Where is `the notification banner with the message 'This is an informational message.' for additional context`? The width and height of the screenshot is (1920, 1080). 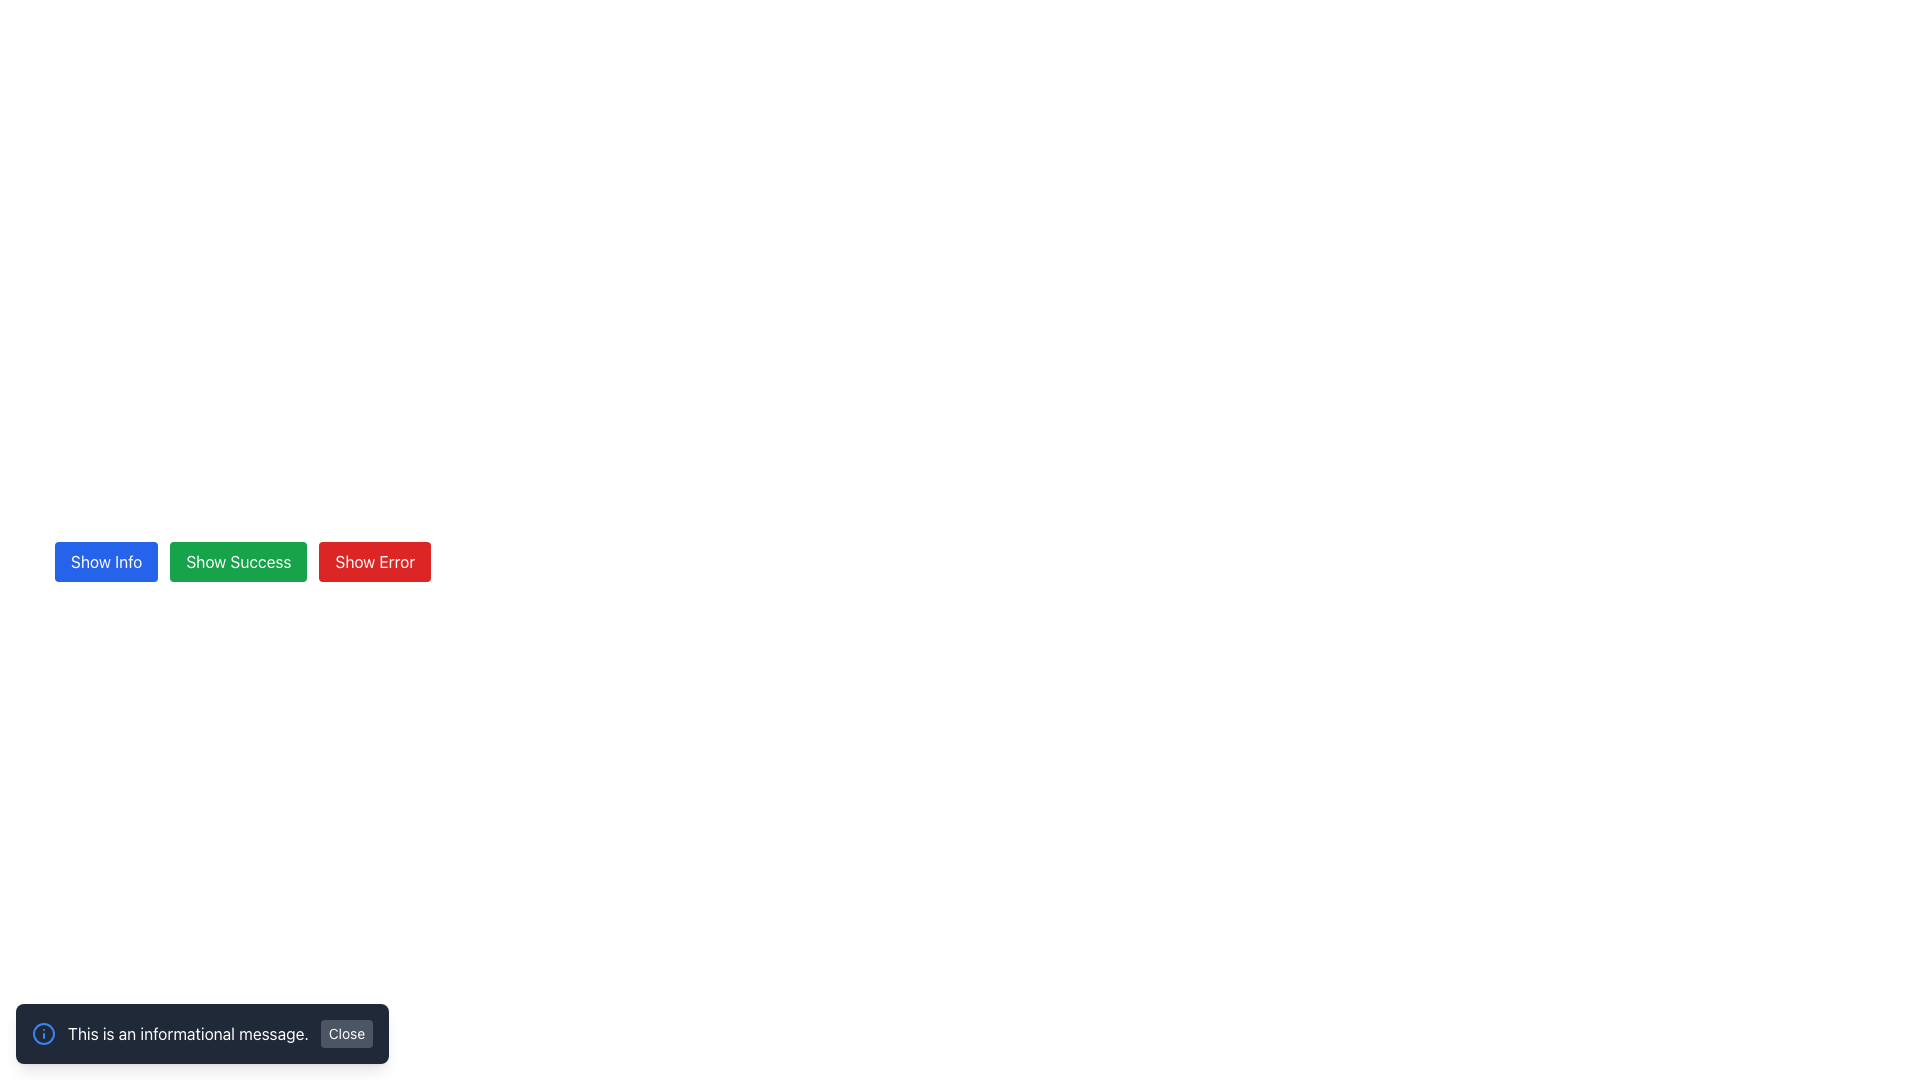
the notification banner with the message 'This is an informational message.' for additional context is located at coordinates (202, 1033).